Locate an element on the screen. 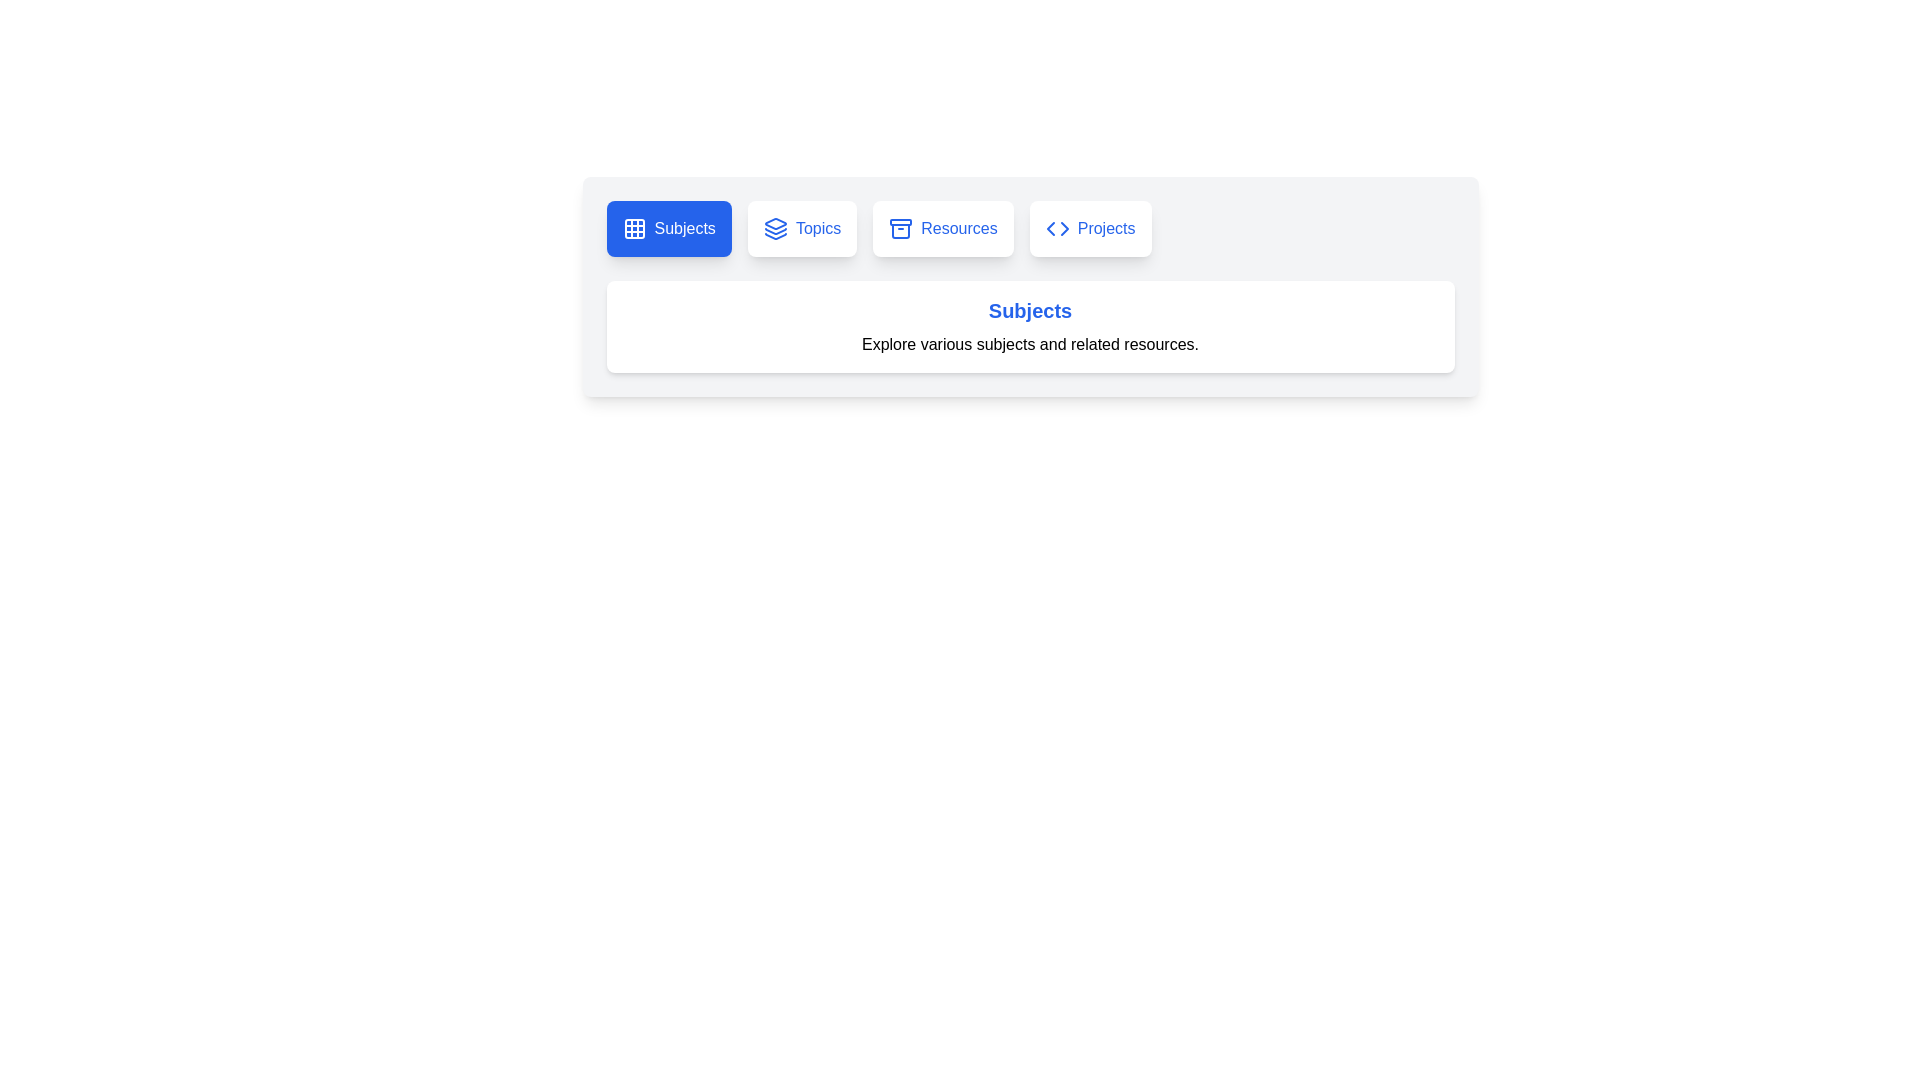 The width and height of the screenshot is (1920, 1080). the tab labeled Resources to activate it and view its content is located at coordinates (941, 227).